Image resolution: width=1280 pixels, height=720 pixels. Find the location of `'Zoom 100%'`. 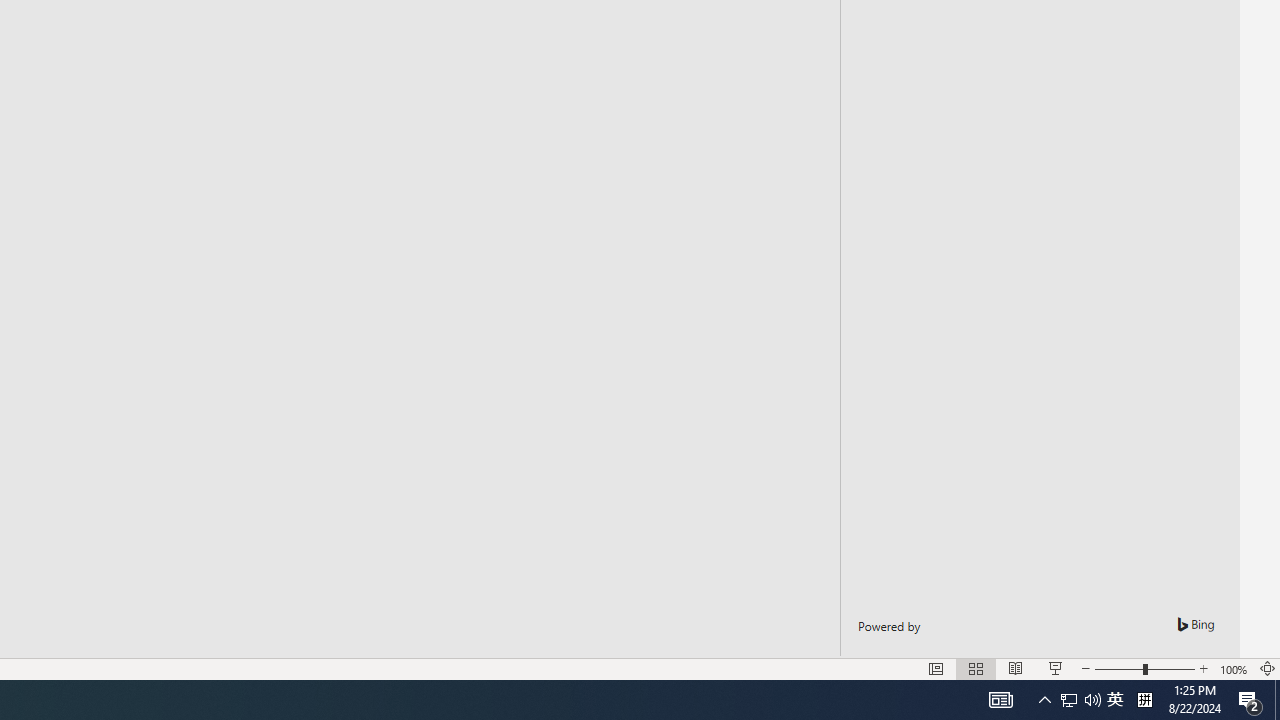

'Zoom 100%' is located at coordinates (1233, 669).